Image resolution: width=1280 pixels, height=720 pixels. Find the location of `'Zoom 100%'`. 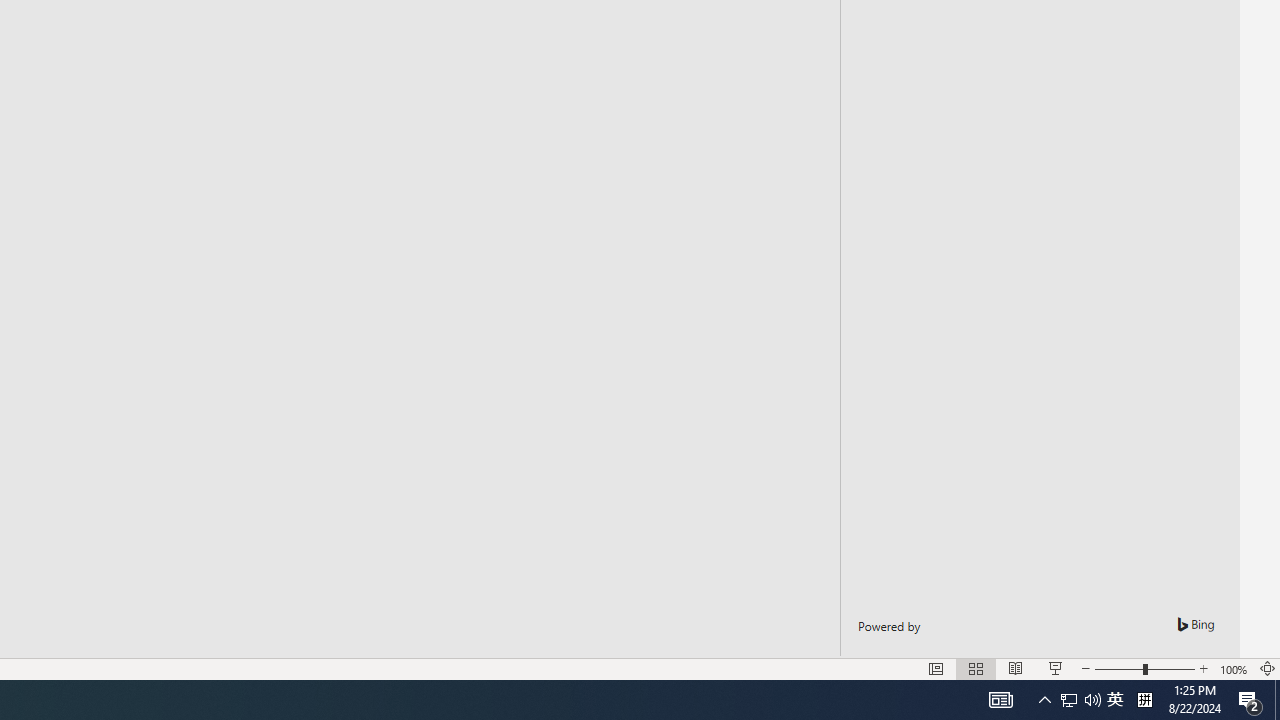

'Zoom 100%' is located at coordinates (1233, 669).